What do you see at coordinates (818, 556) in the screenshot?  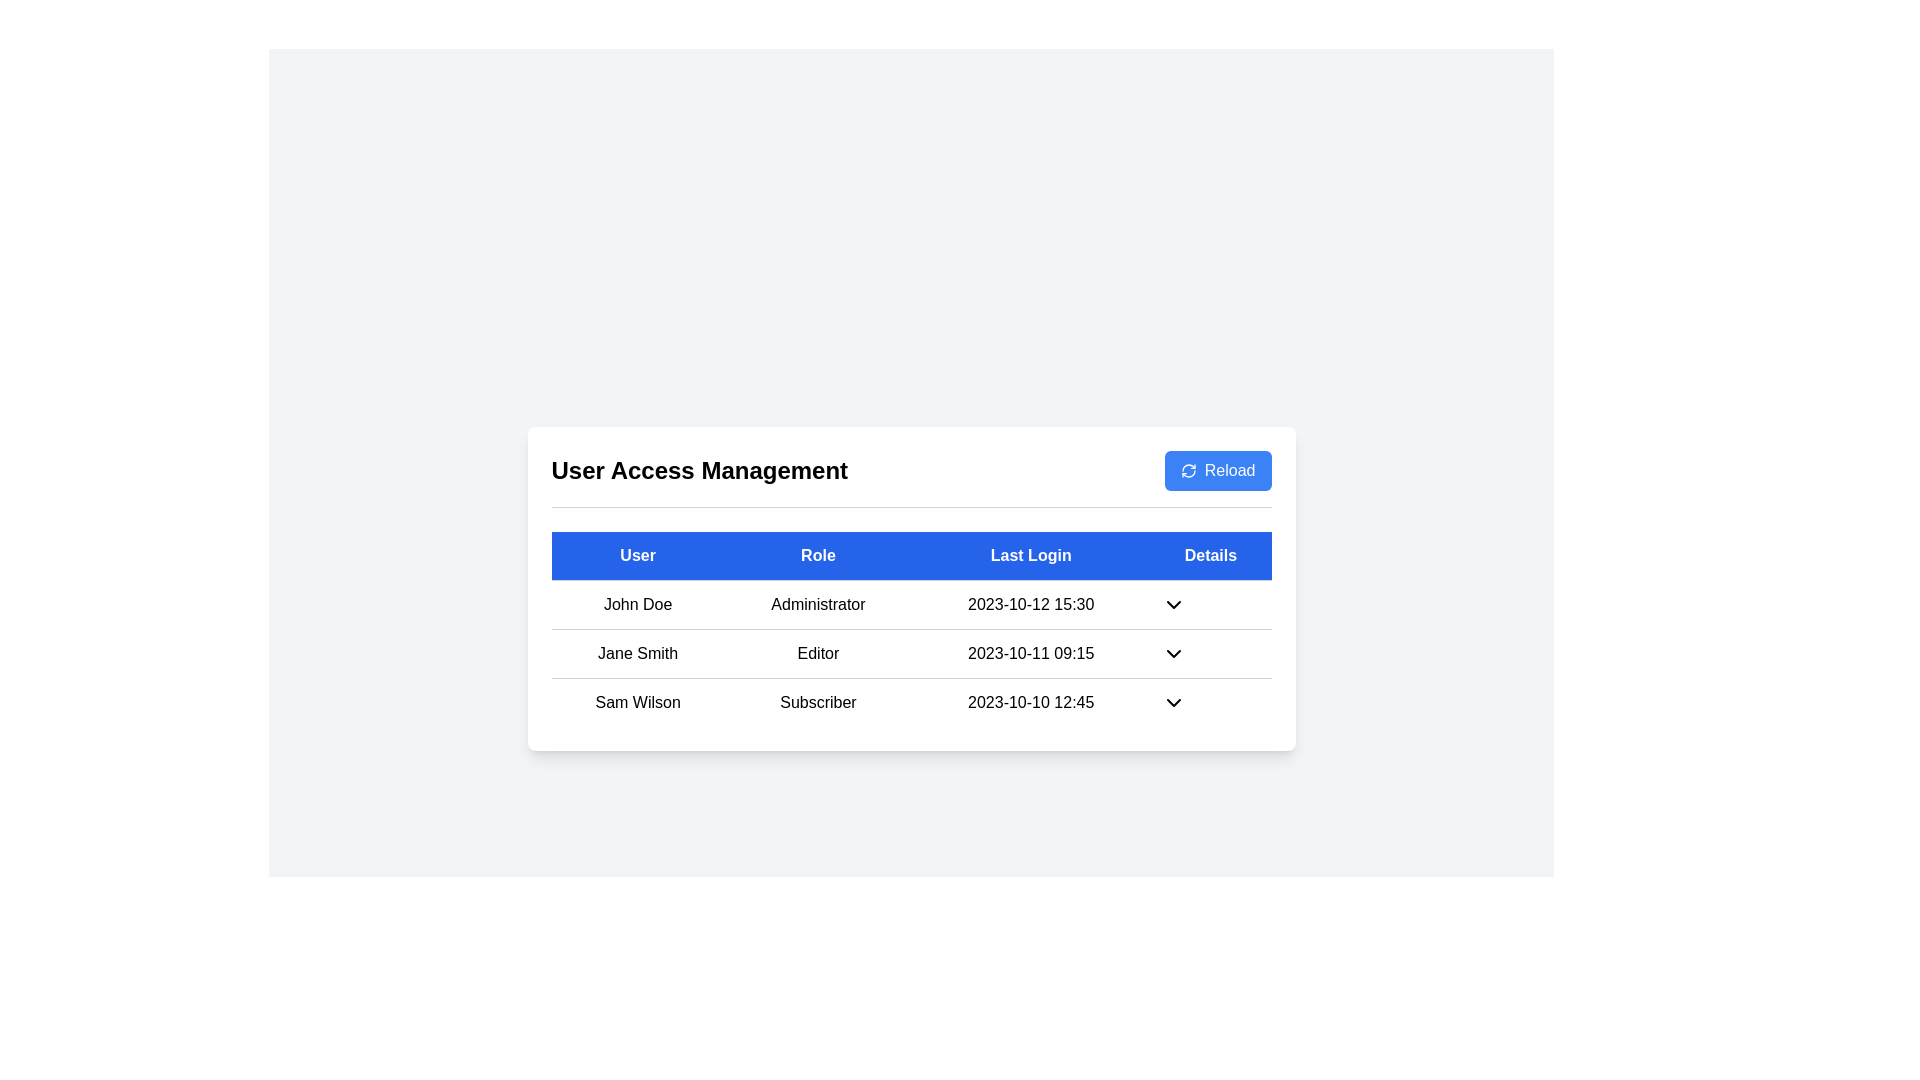 I see `the rectangular button-like component with a blue background and white bold text reading 'Role', which is the second element in a horizontal row of four elements in the header` at bounding box center [818, 556].